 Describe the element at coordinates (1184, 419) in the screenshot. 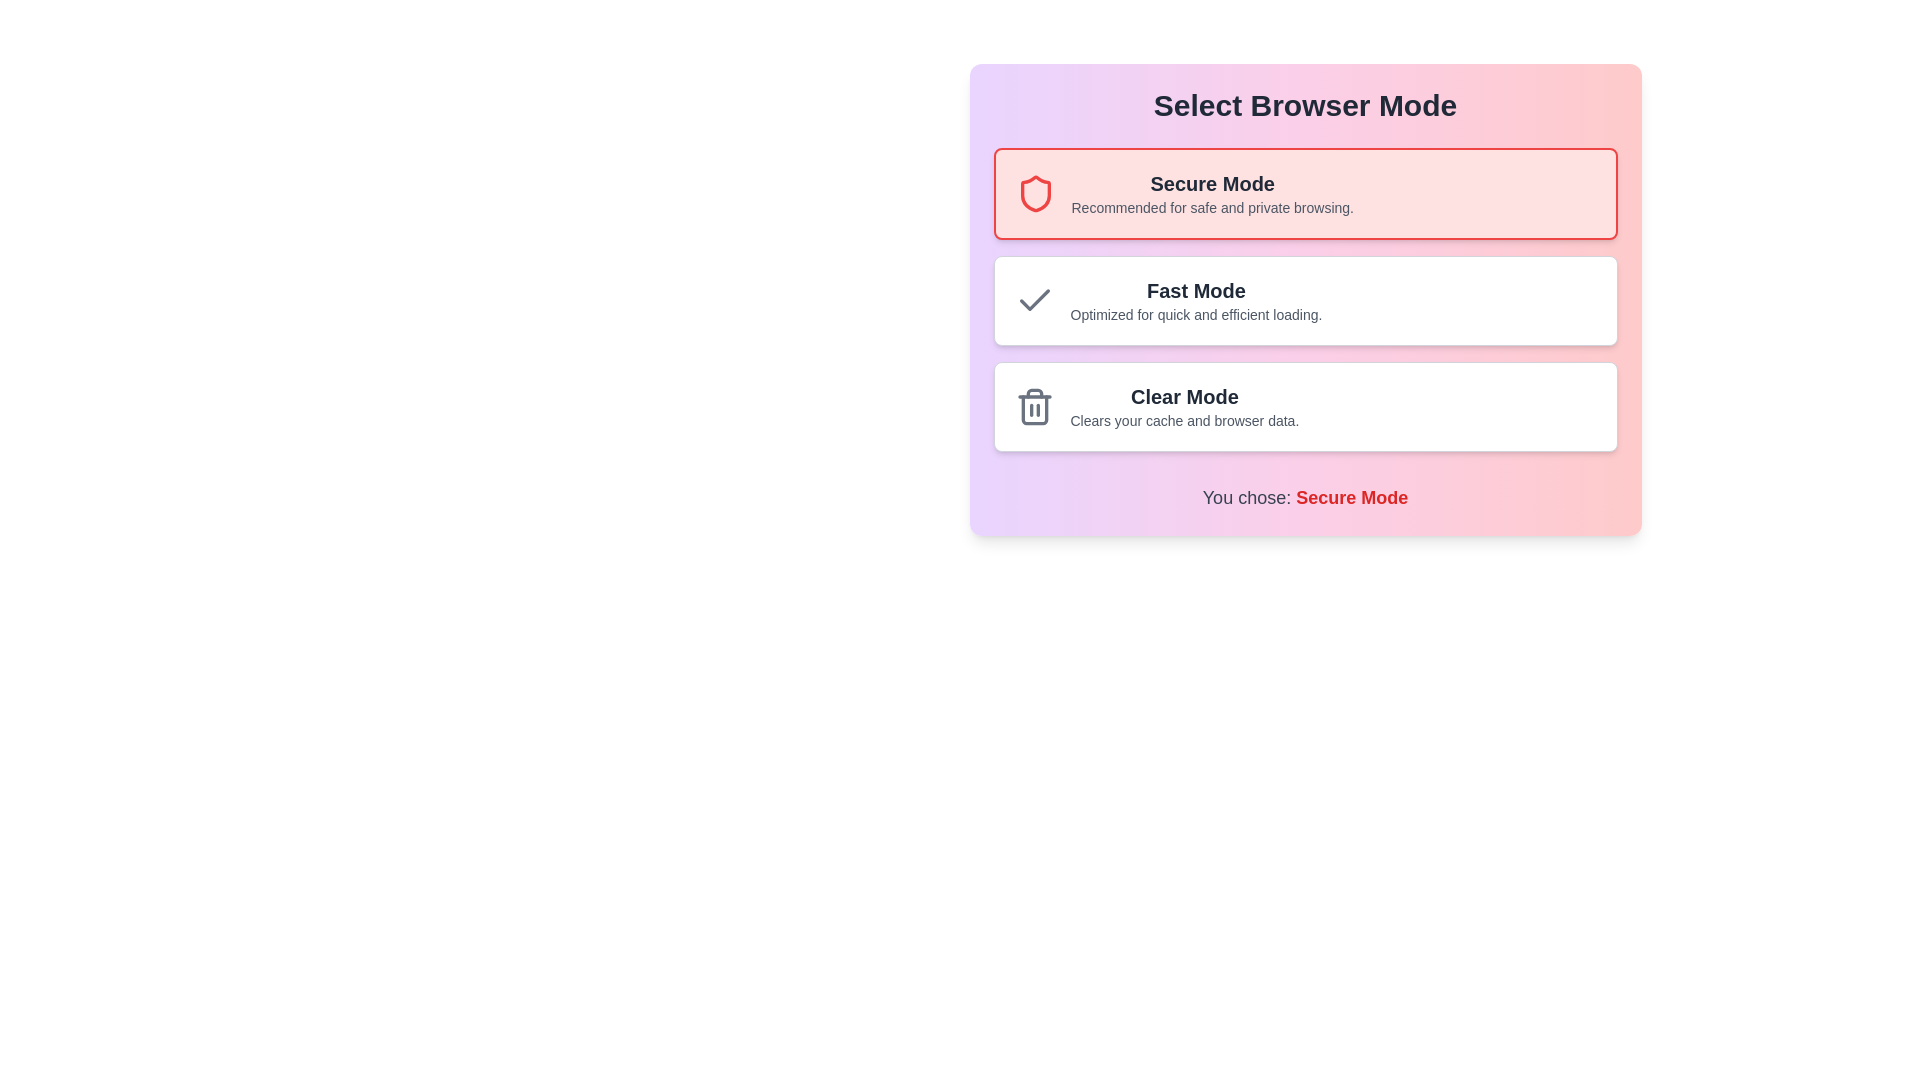

I see `the label providing additional information about the 'Clear Mode' option, located directly below the 'Clear Mode' text header in the browser mode selection interface` at that location.